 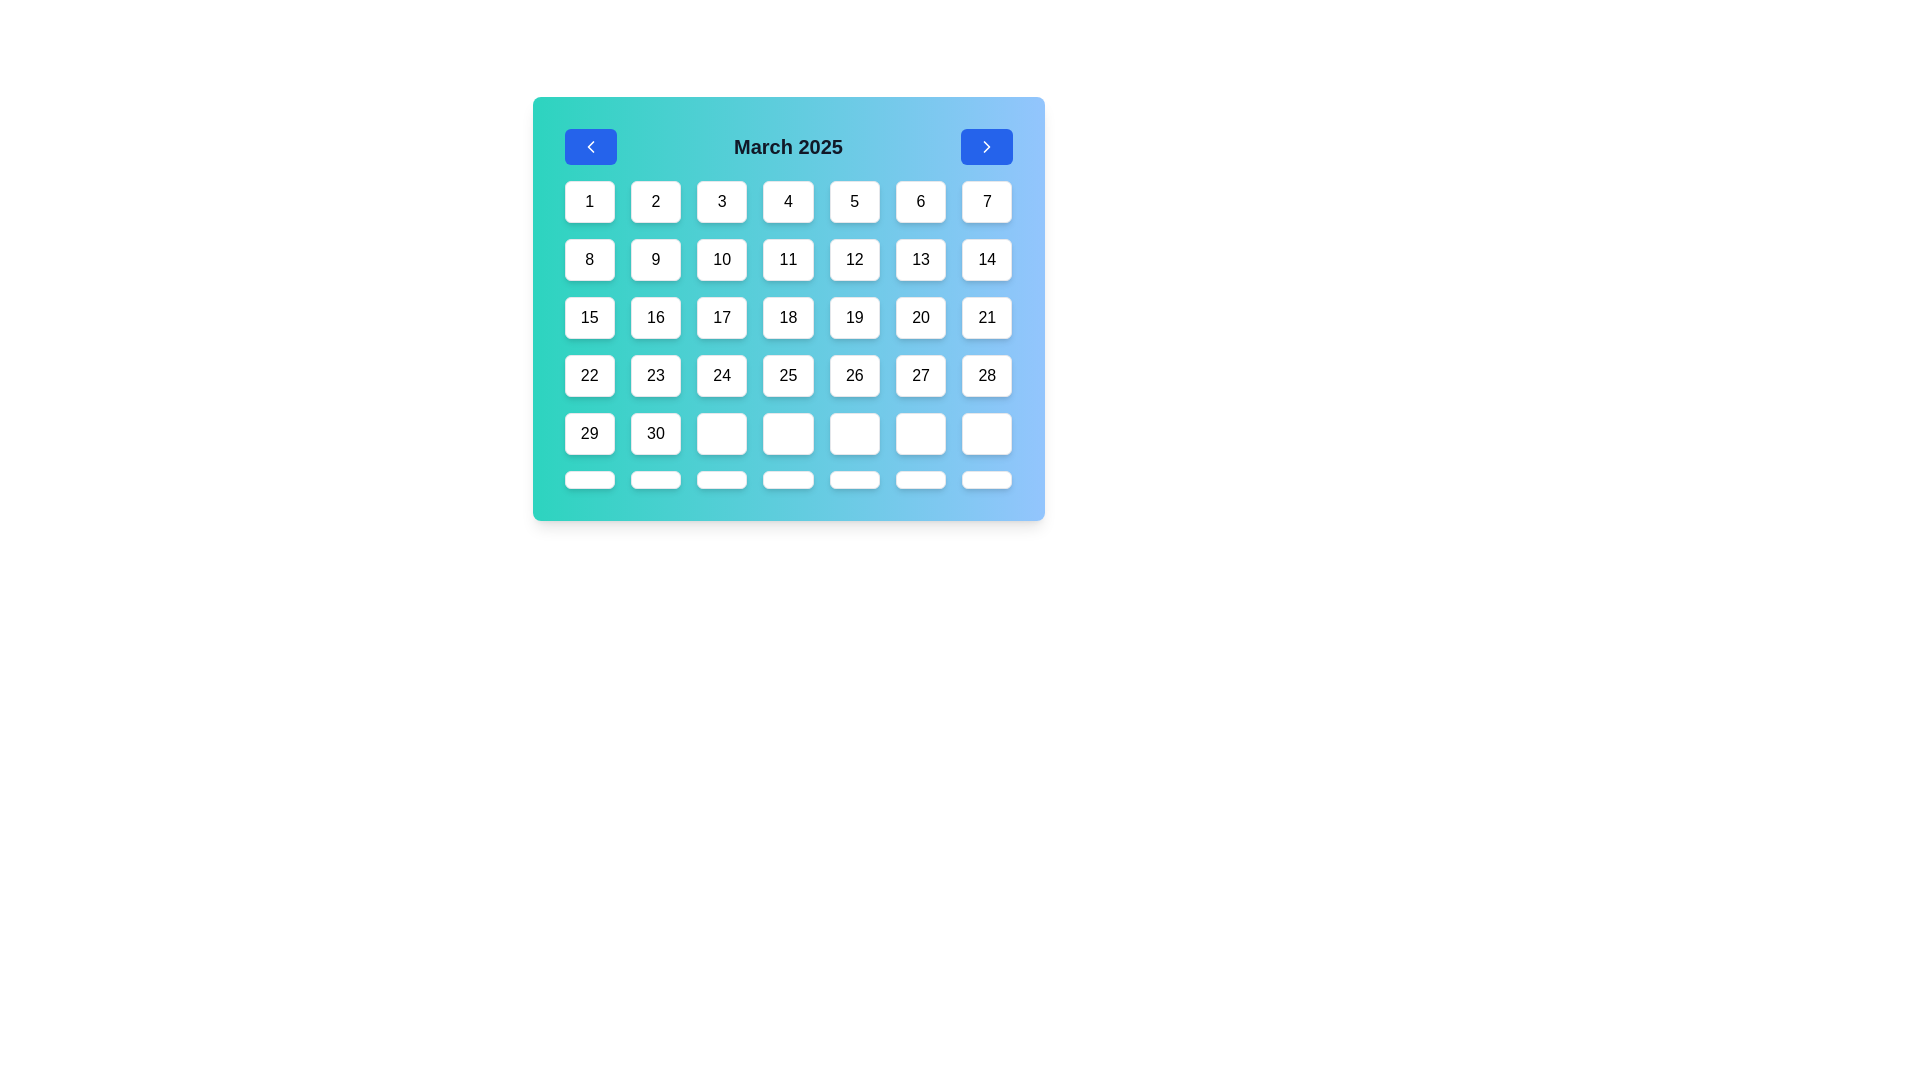 I want to click on the button representing the 25th day of the month in the calendar interface, so click(x=787, y=375).